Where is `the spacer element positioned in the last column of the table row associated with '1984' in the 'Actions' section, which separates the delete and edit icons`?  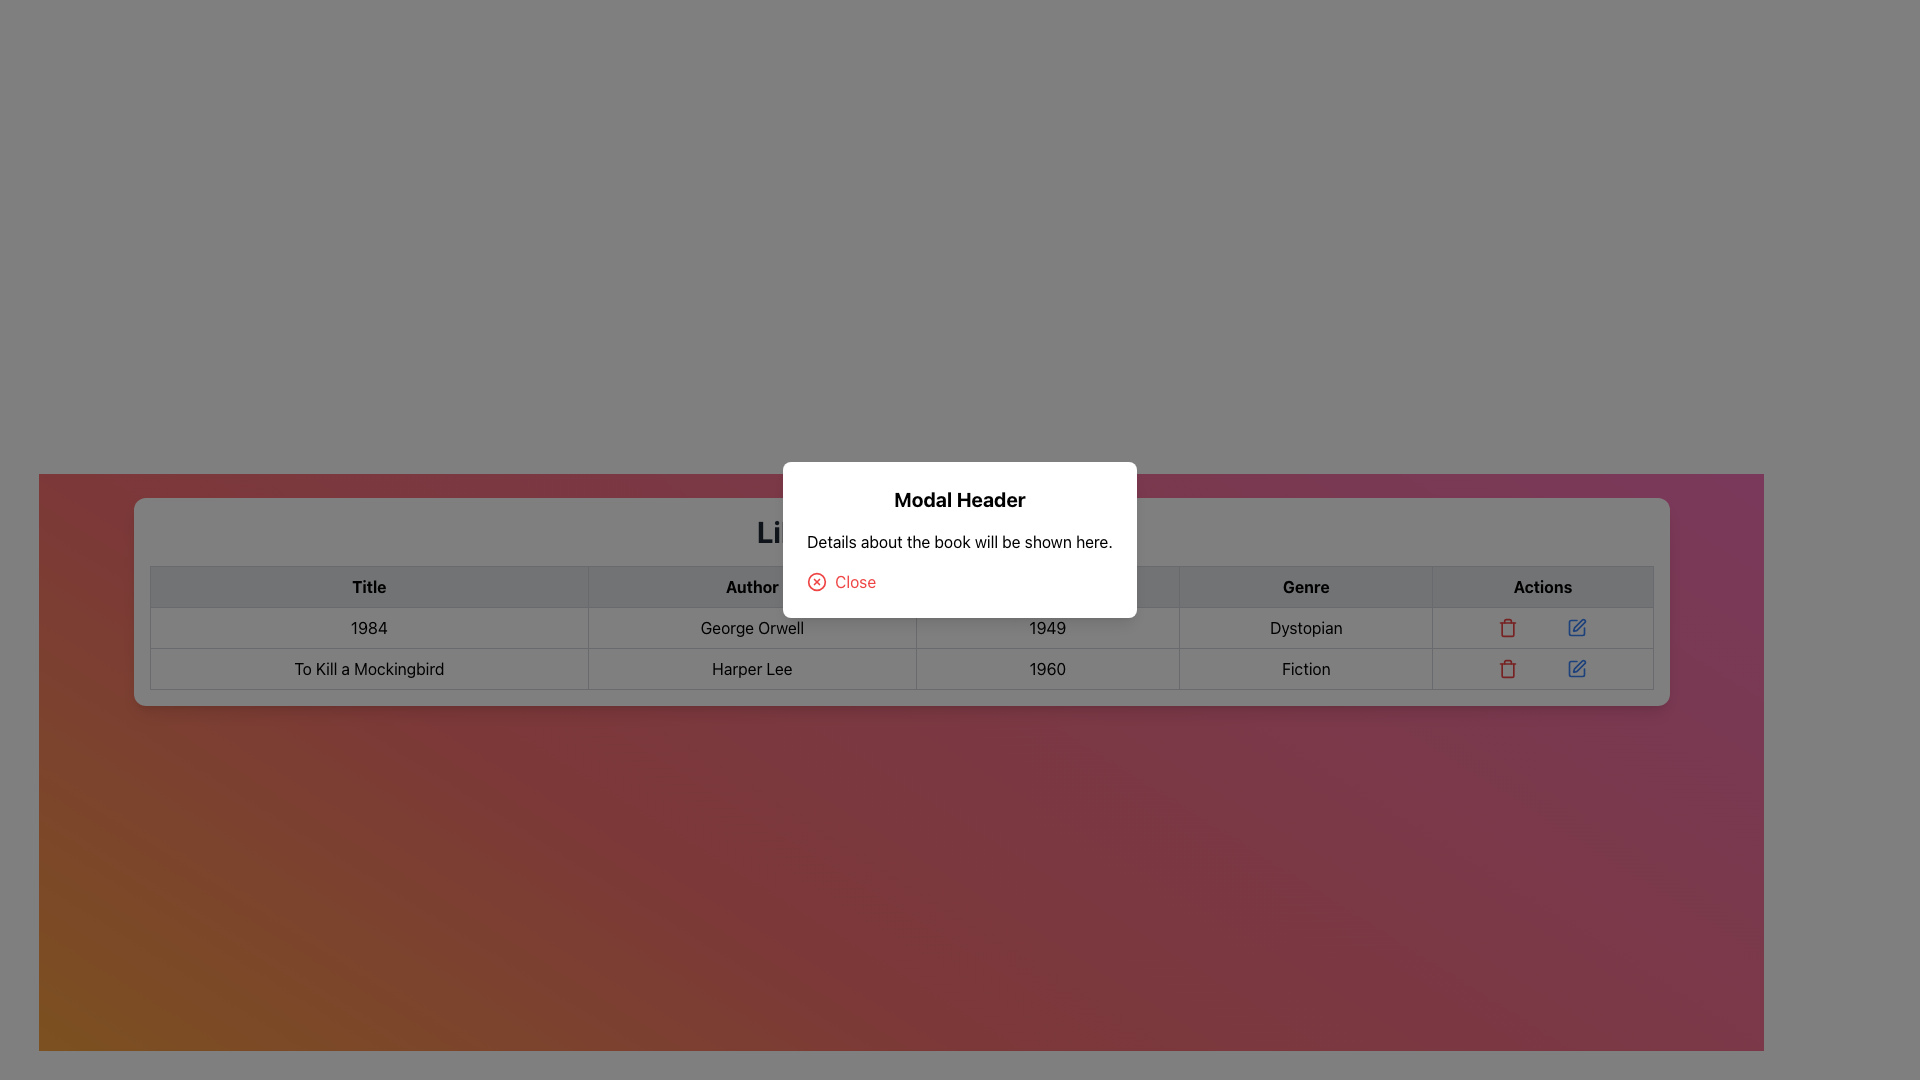 the spacer element positioned in the last column of the table row associated with '1984' in the 'Actions' section, which separates the delete and edit icons is located at coordinates (1541, 627).